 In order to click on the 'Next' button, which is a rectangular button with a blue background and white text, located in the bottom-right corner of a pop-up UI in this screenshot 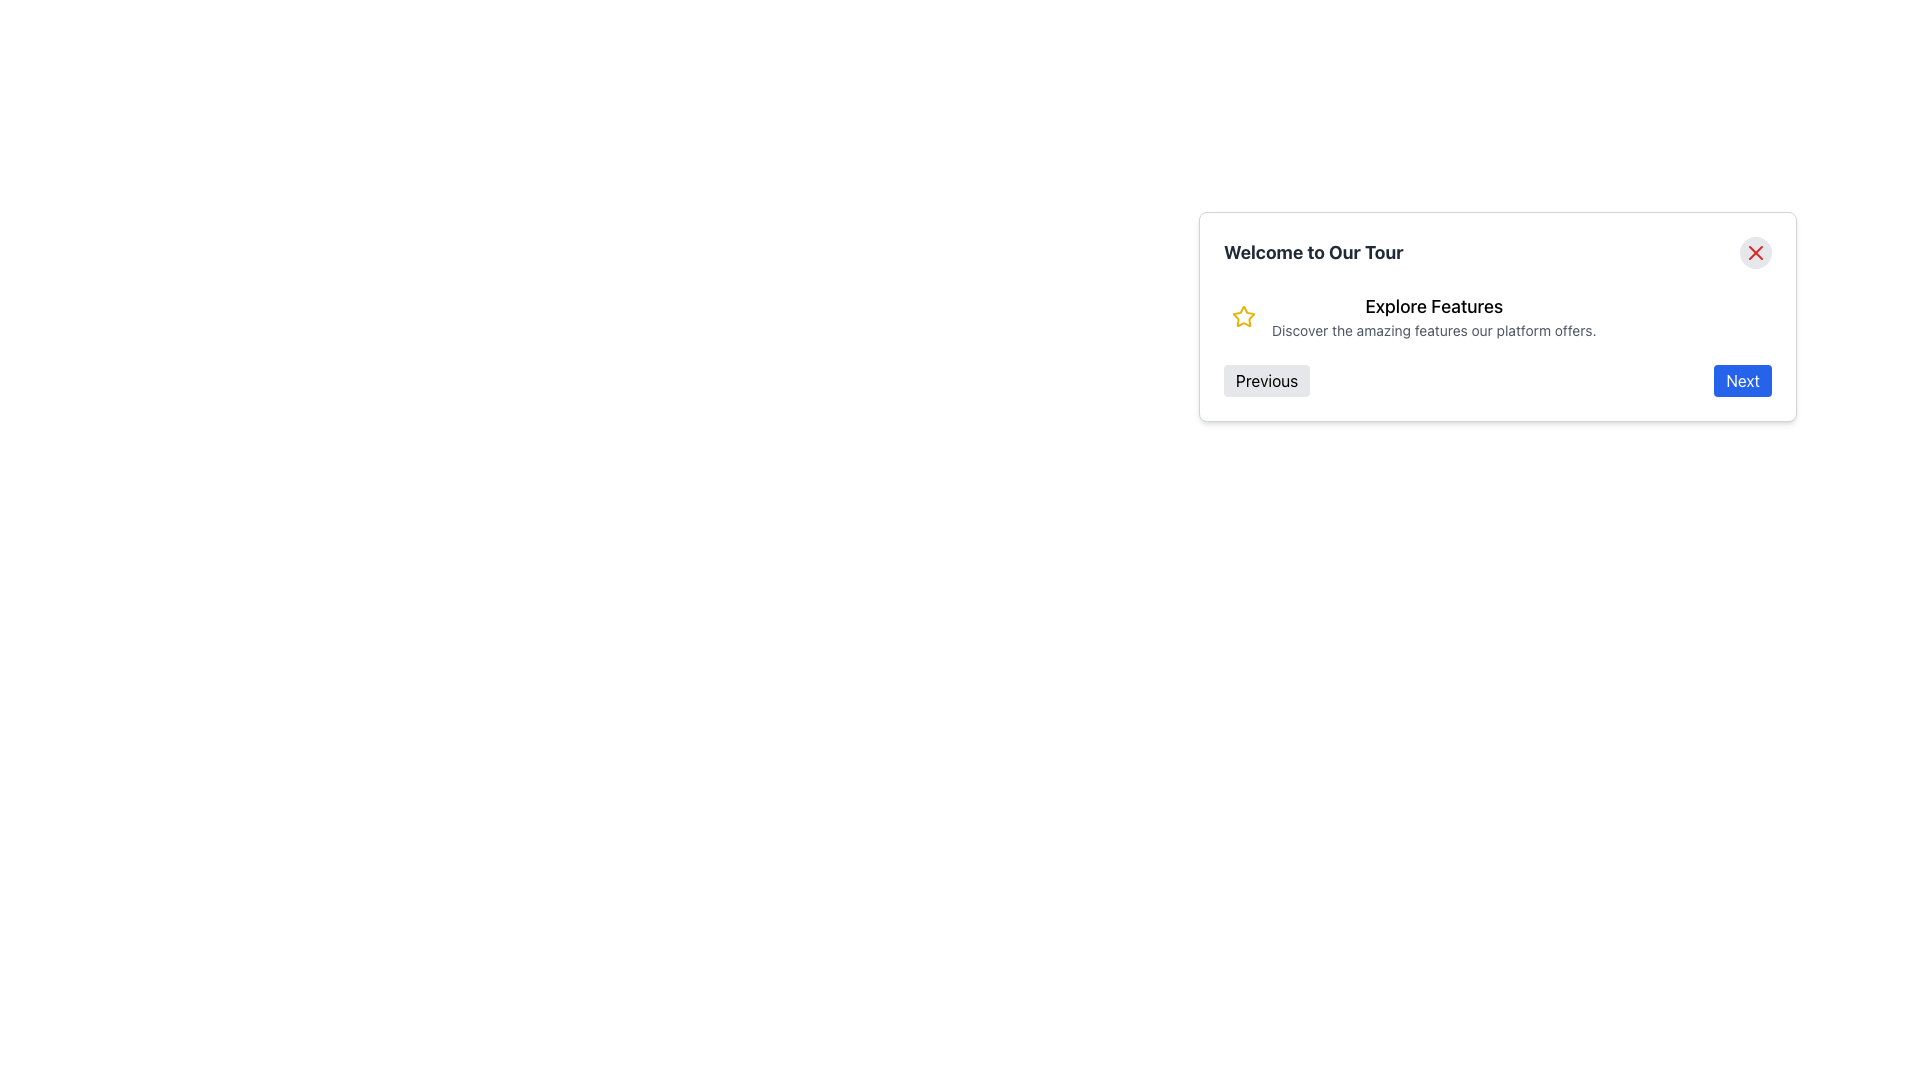, I will do `click(1742, 381)`.